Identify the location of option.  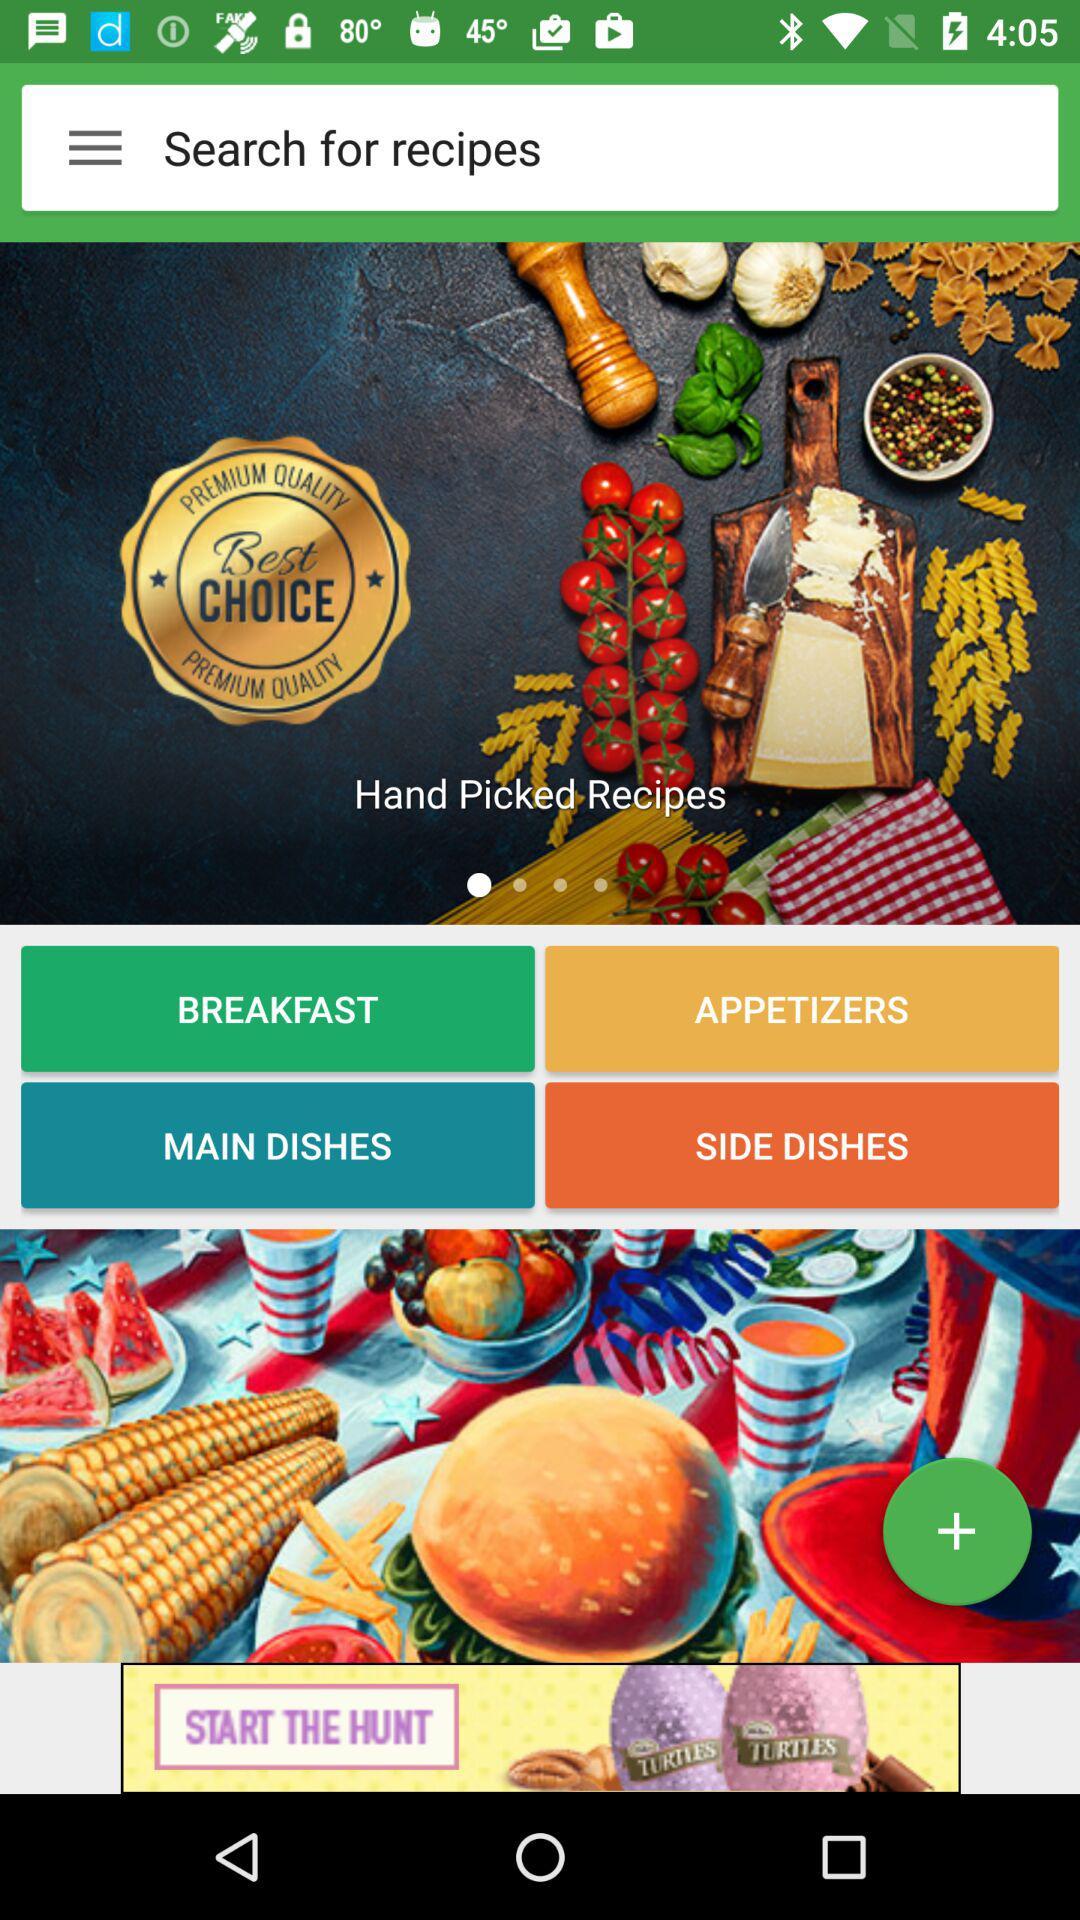
(955, 1538).